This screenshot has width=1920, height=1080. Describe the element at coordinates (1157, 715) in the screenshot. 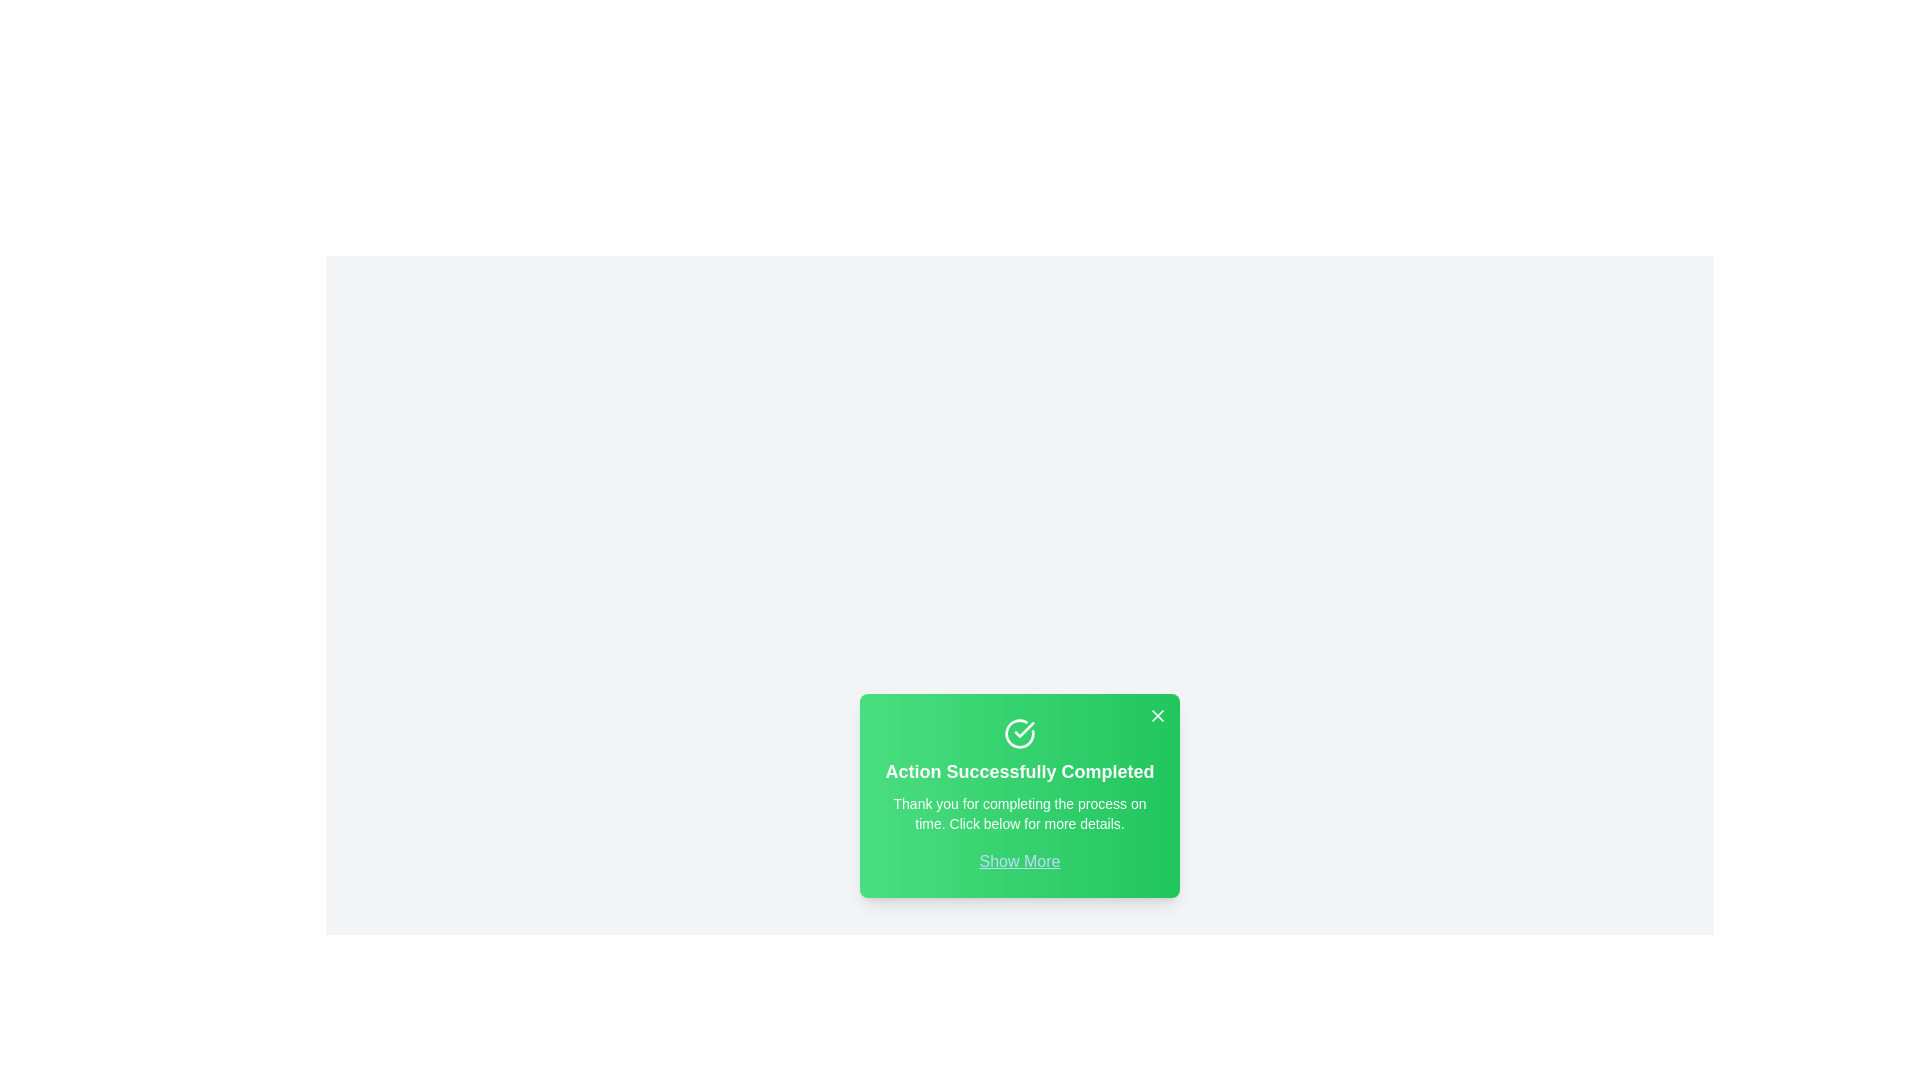

I see `the close button to hide the alert` at that location.